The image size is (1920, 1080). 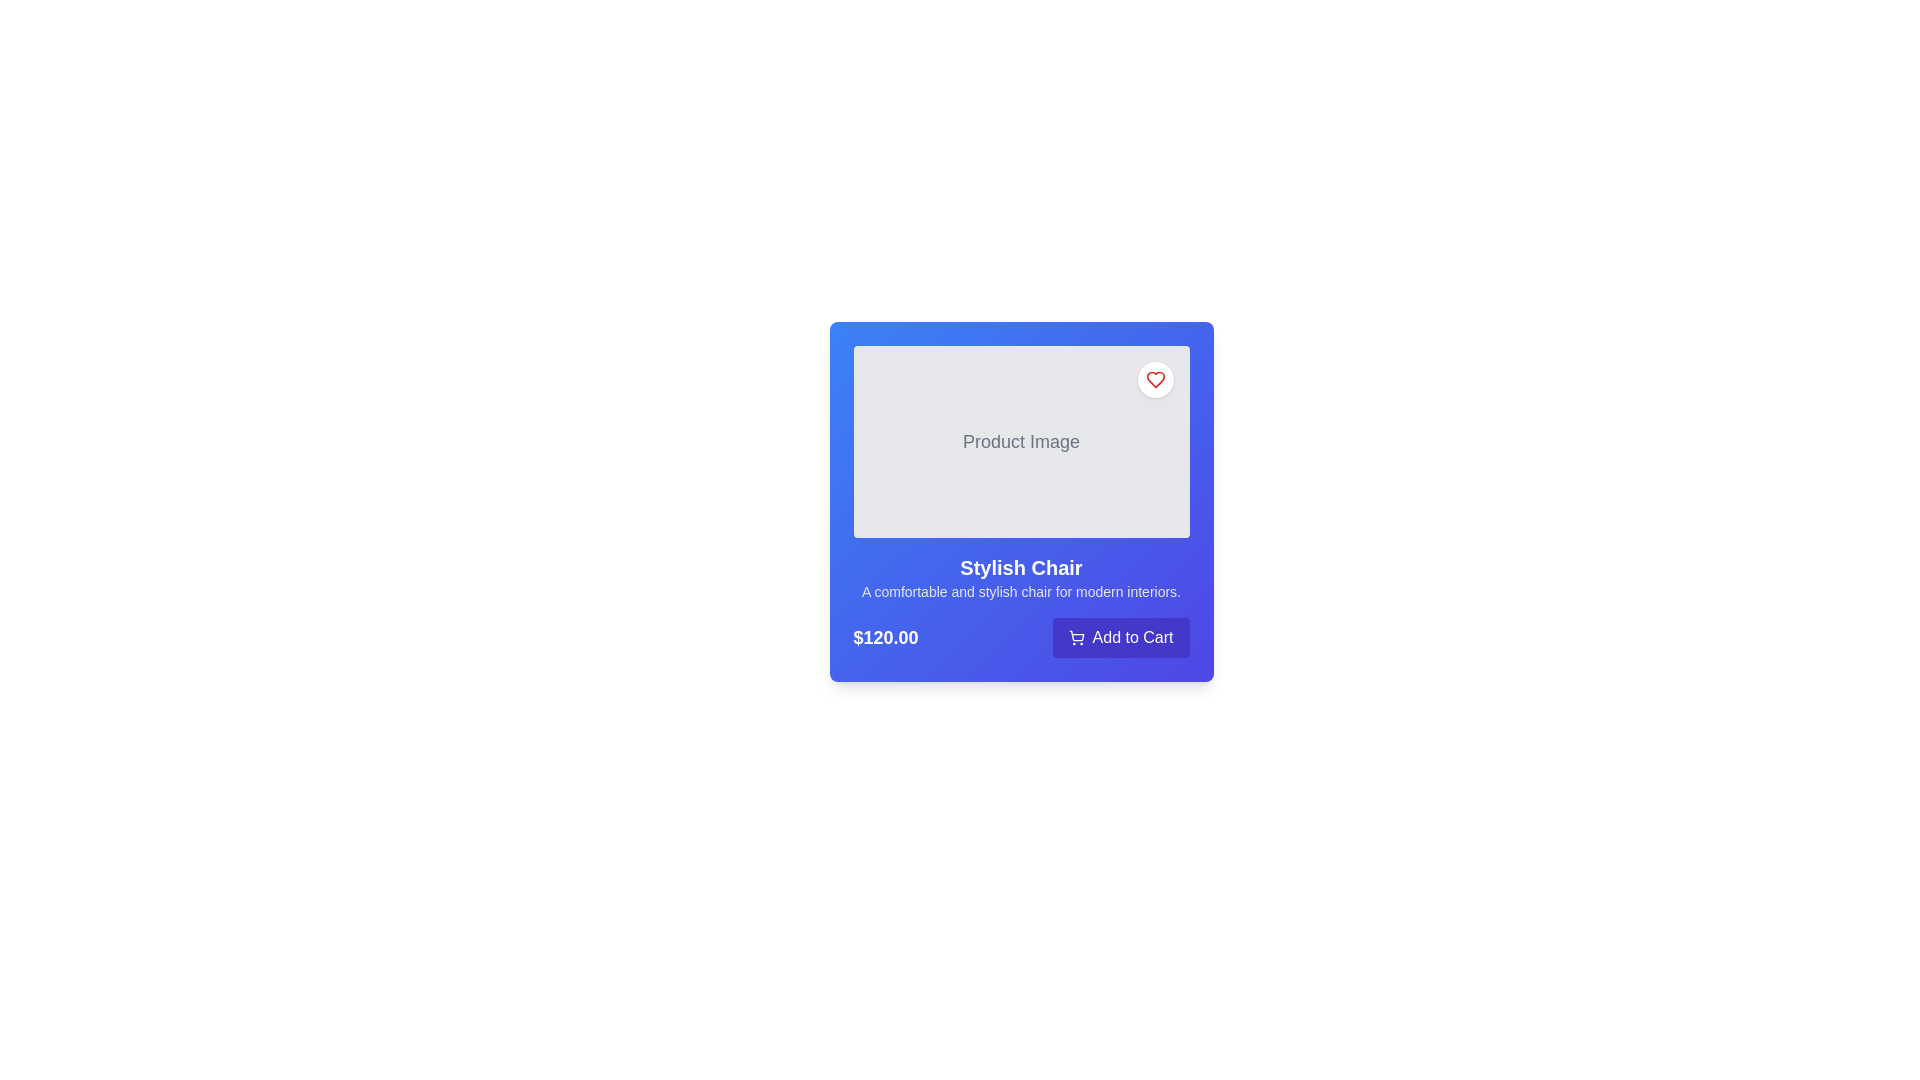 What do you see at coordinates (1021, 441) in the screenshot?
I see `the static text label that serves as a descriptive label for the product image area, located in the upper-middle segment of the card's layout` at bounding box center [1021, 441].